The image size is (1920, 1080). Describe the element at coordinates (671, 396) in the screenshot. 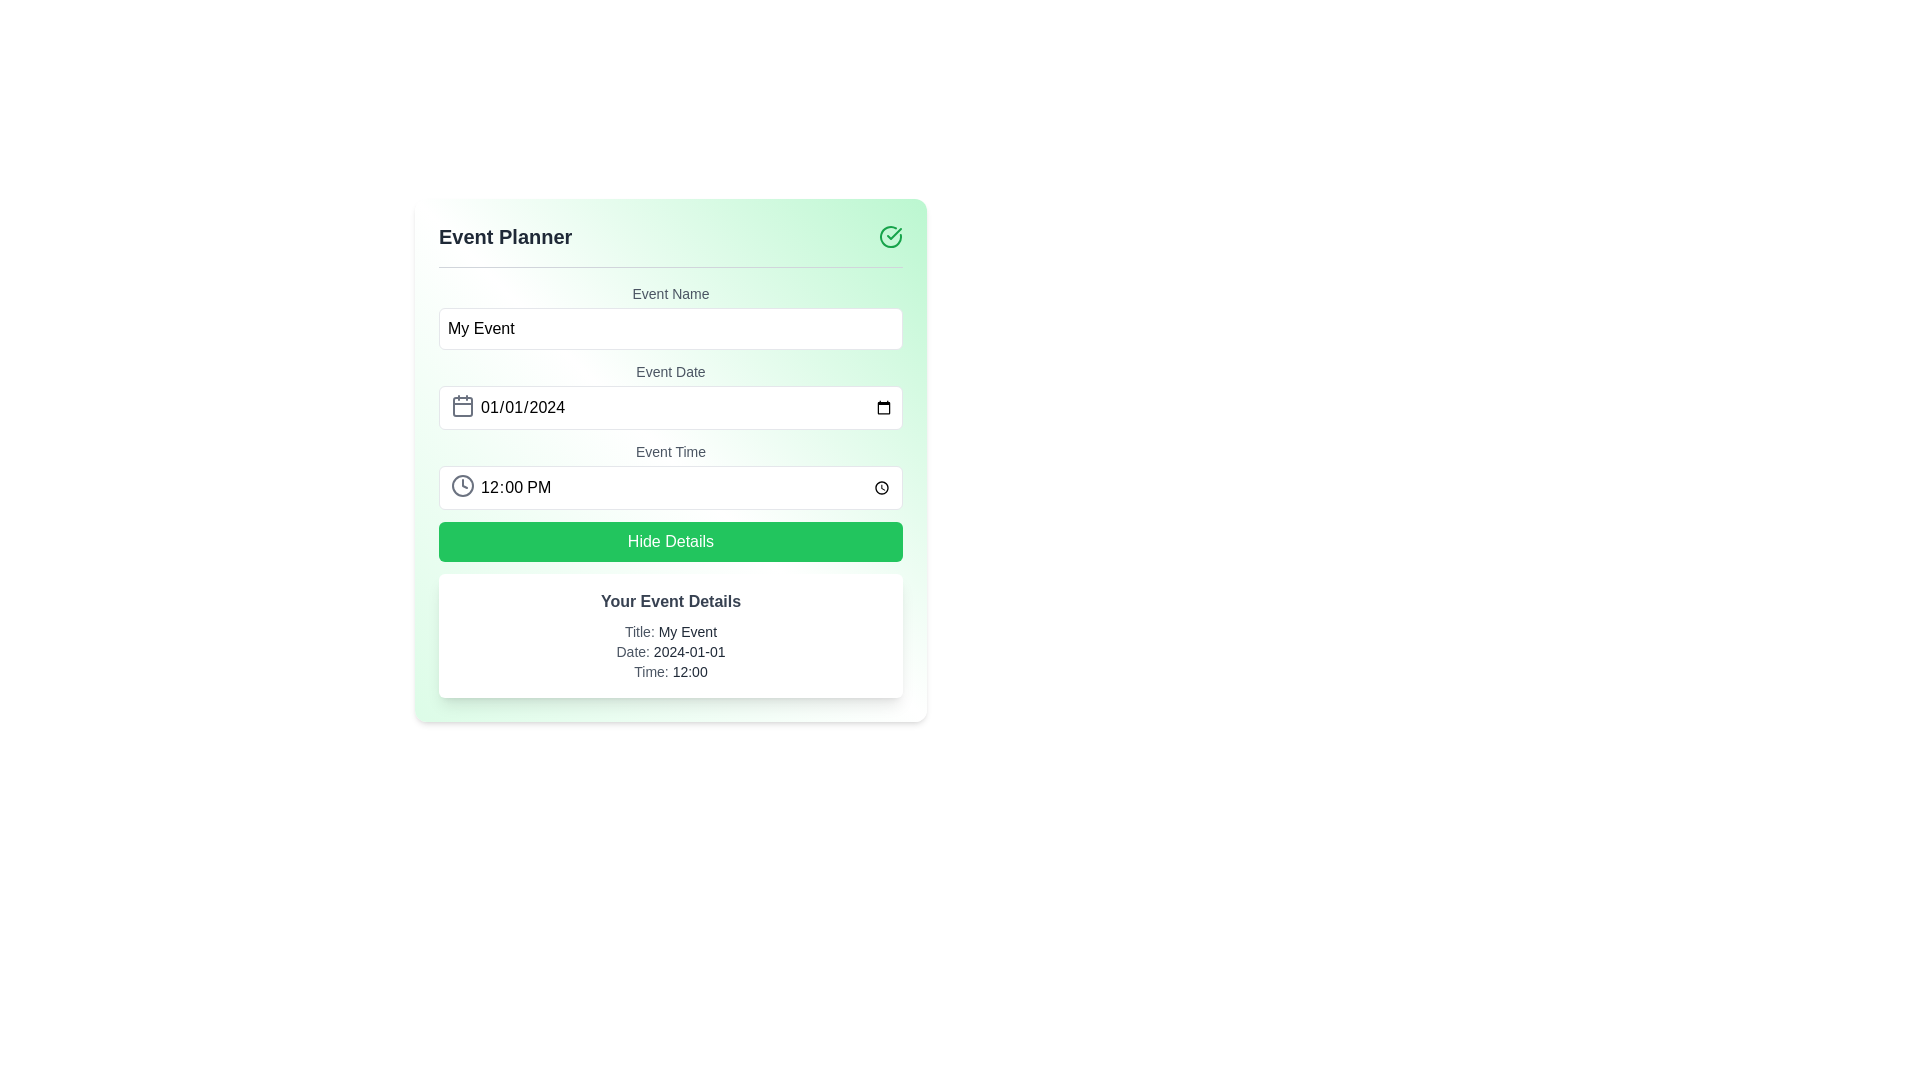

I see `a date using the calendar icon associated with the 'Event Date' input field in the event planner form` at that location.